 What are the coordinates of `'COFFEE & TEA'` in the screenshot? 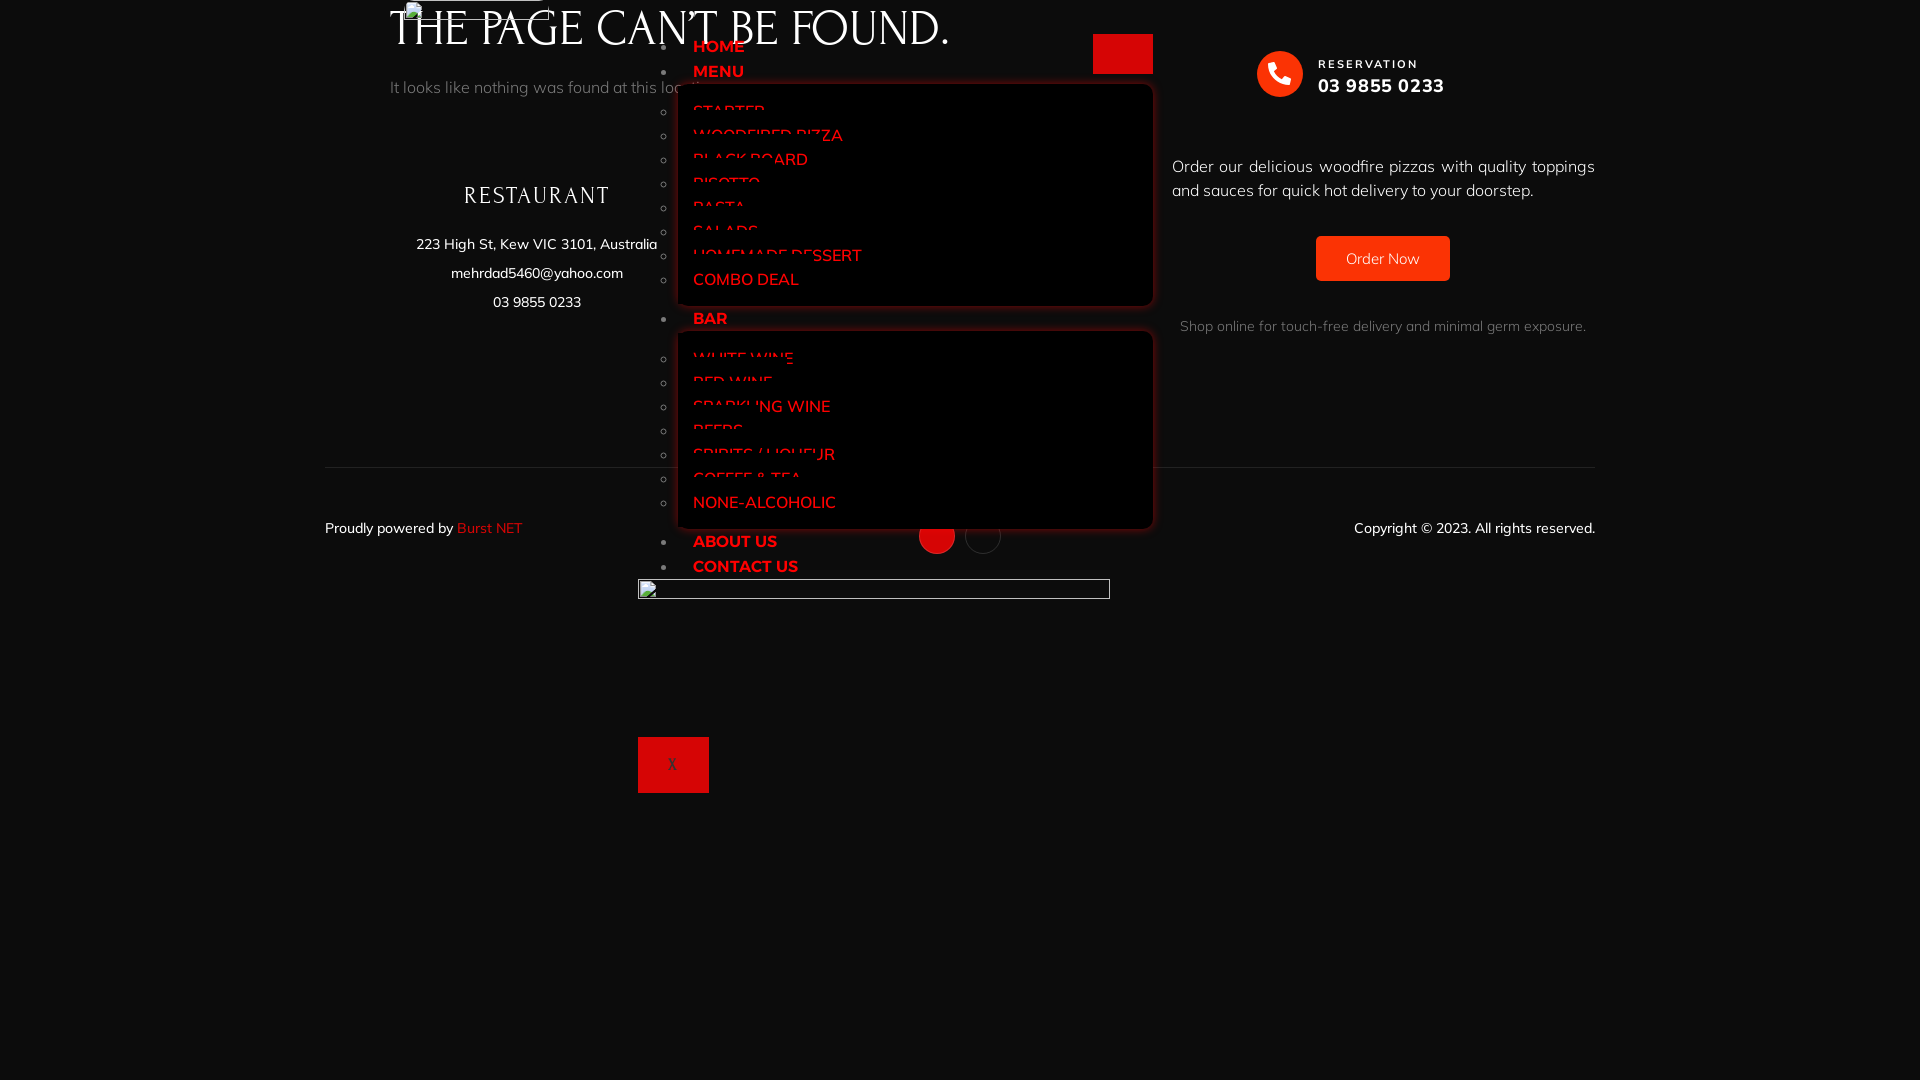 It's located at (746, 478).